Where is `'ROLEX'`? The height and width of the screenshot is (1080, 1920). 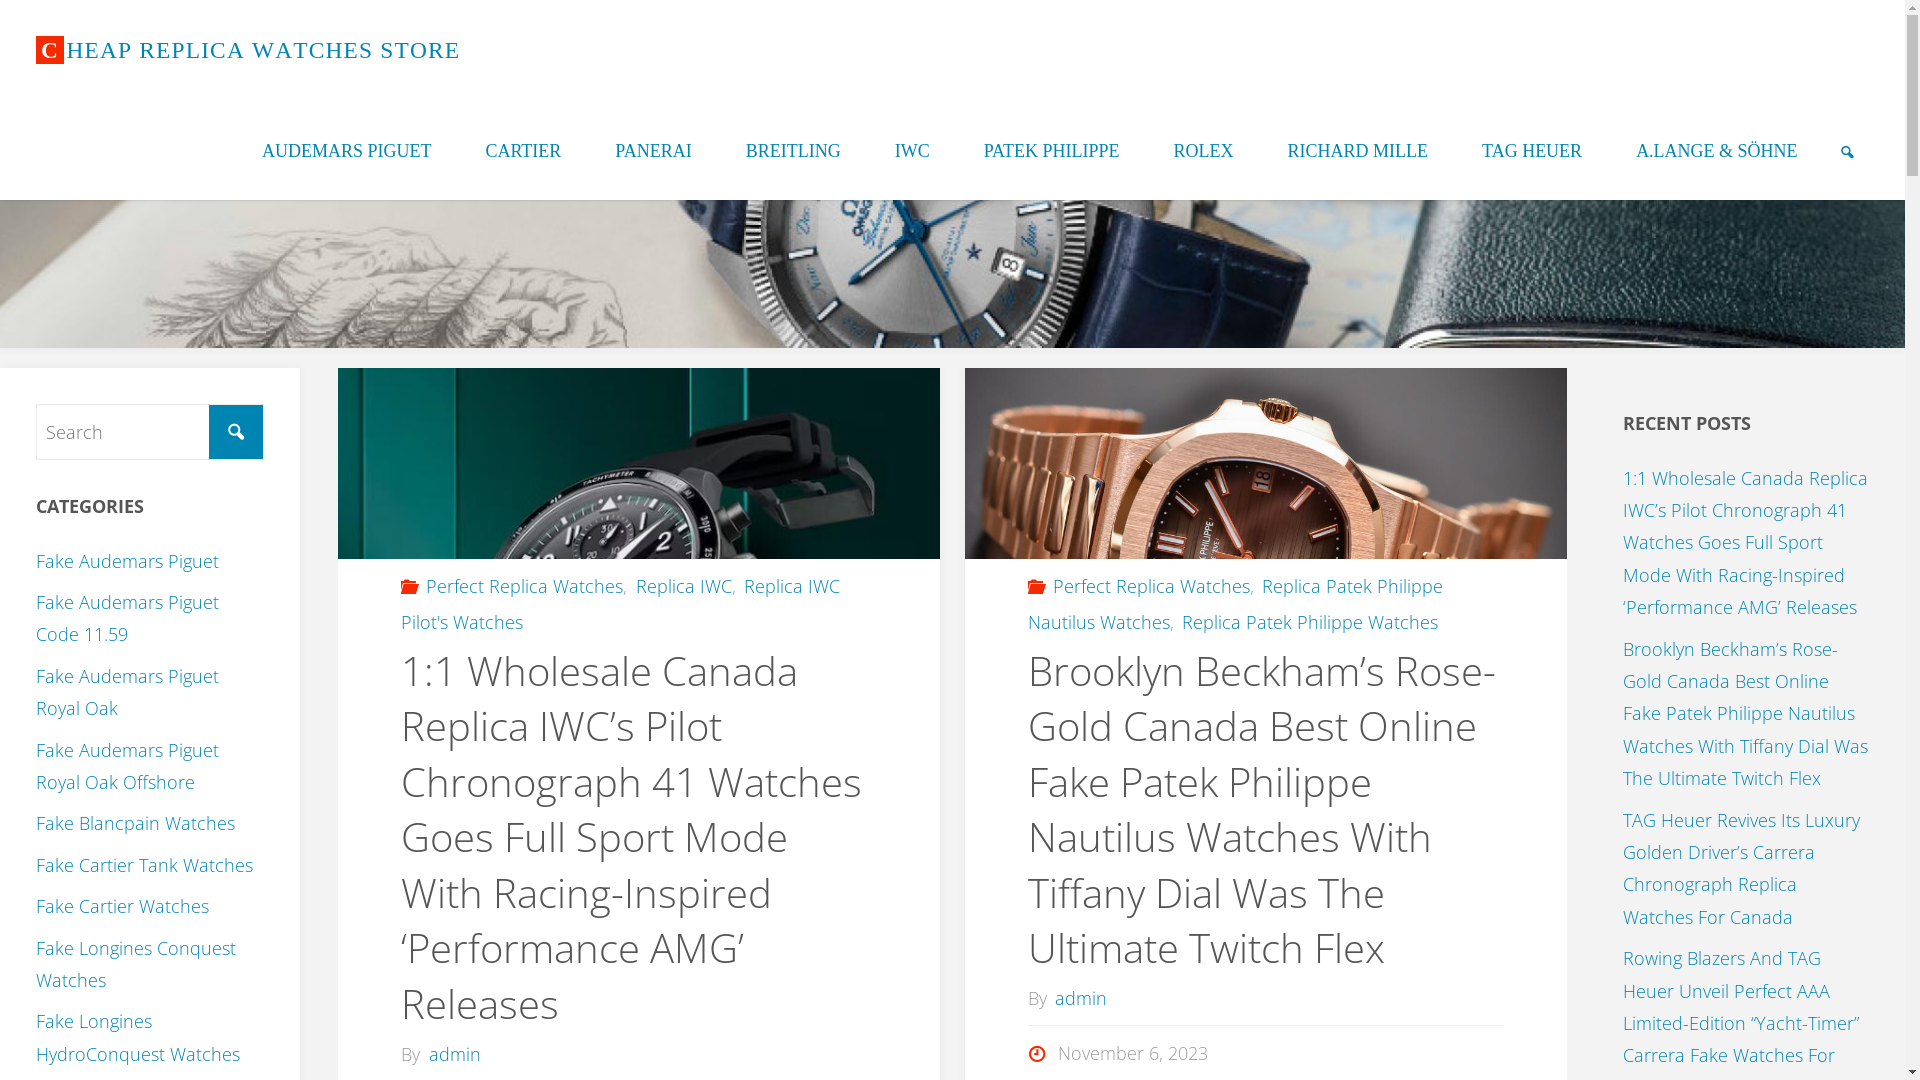
'ROLEX' is located at coordinates (1147, 149).